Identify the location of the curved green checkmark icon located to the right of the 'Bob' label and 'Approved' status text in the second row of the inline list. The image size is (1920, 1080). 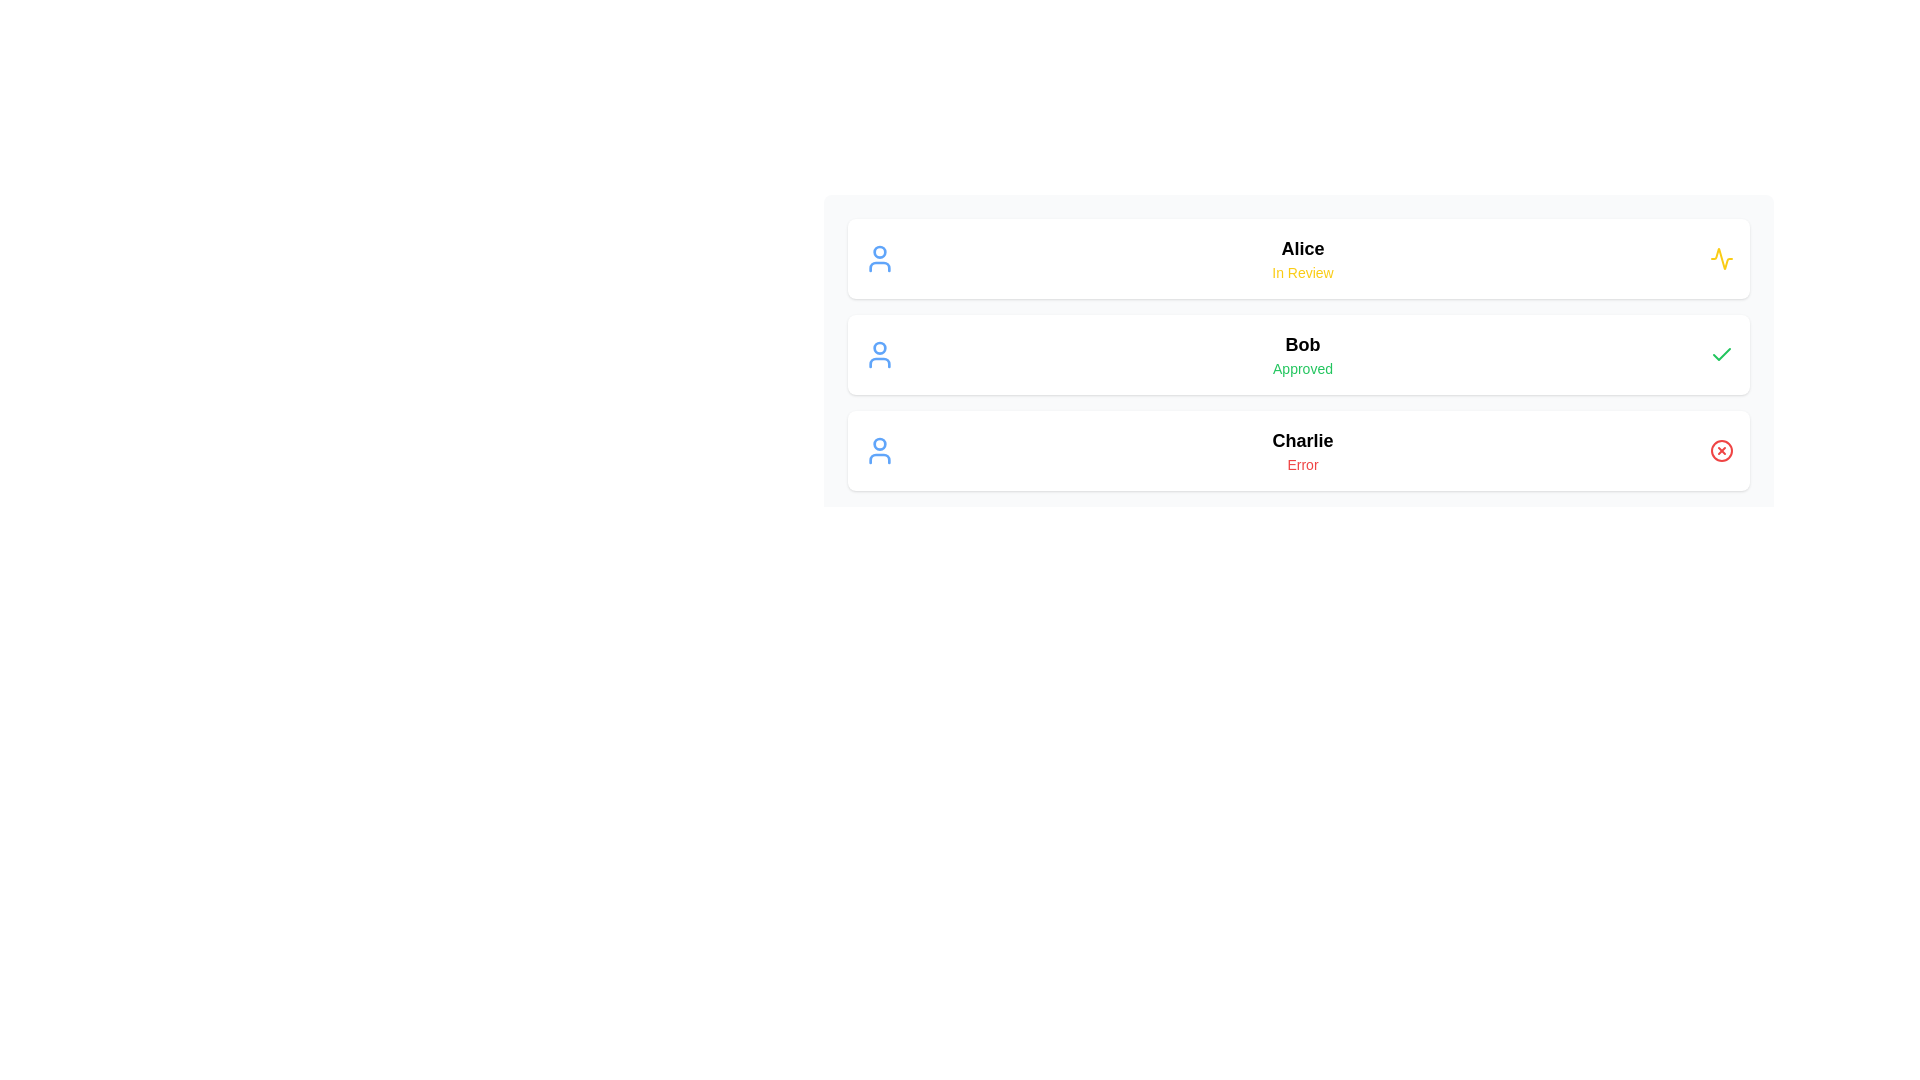
(1721, 353).